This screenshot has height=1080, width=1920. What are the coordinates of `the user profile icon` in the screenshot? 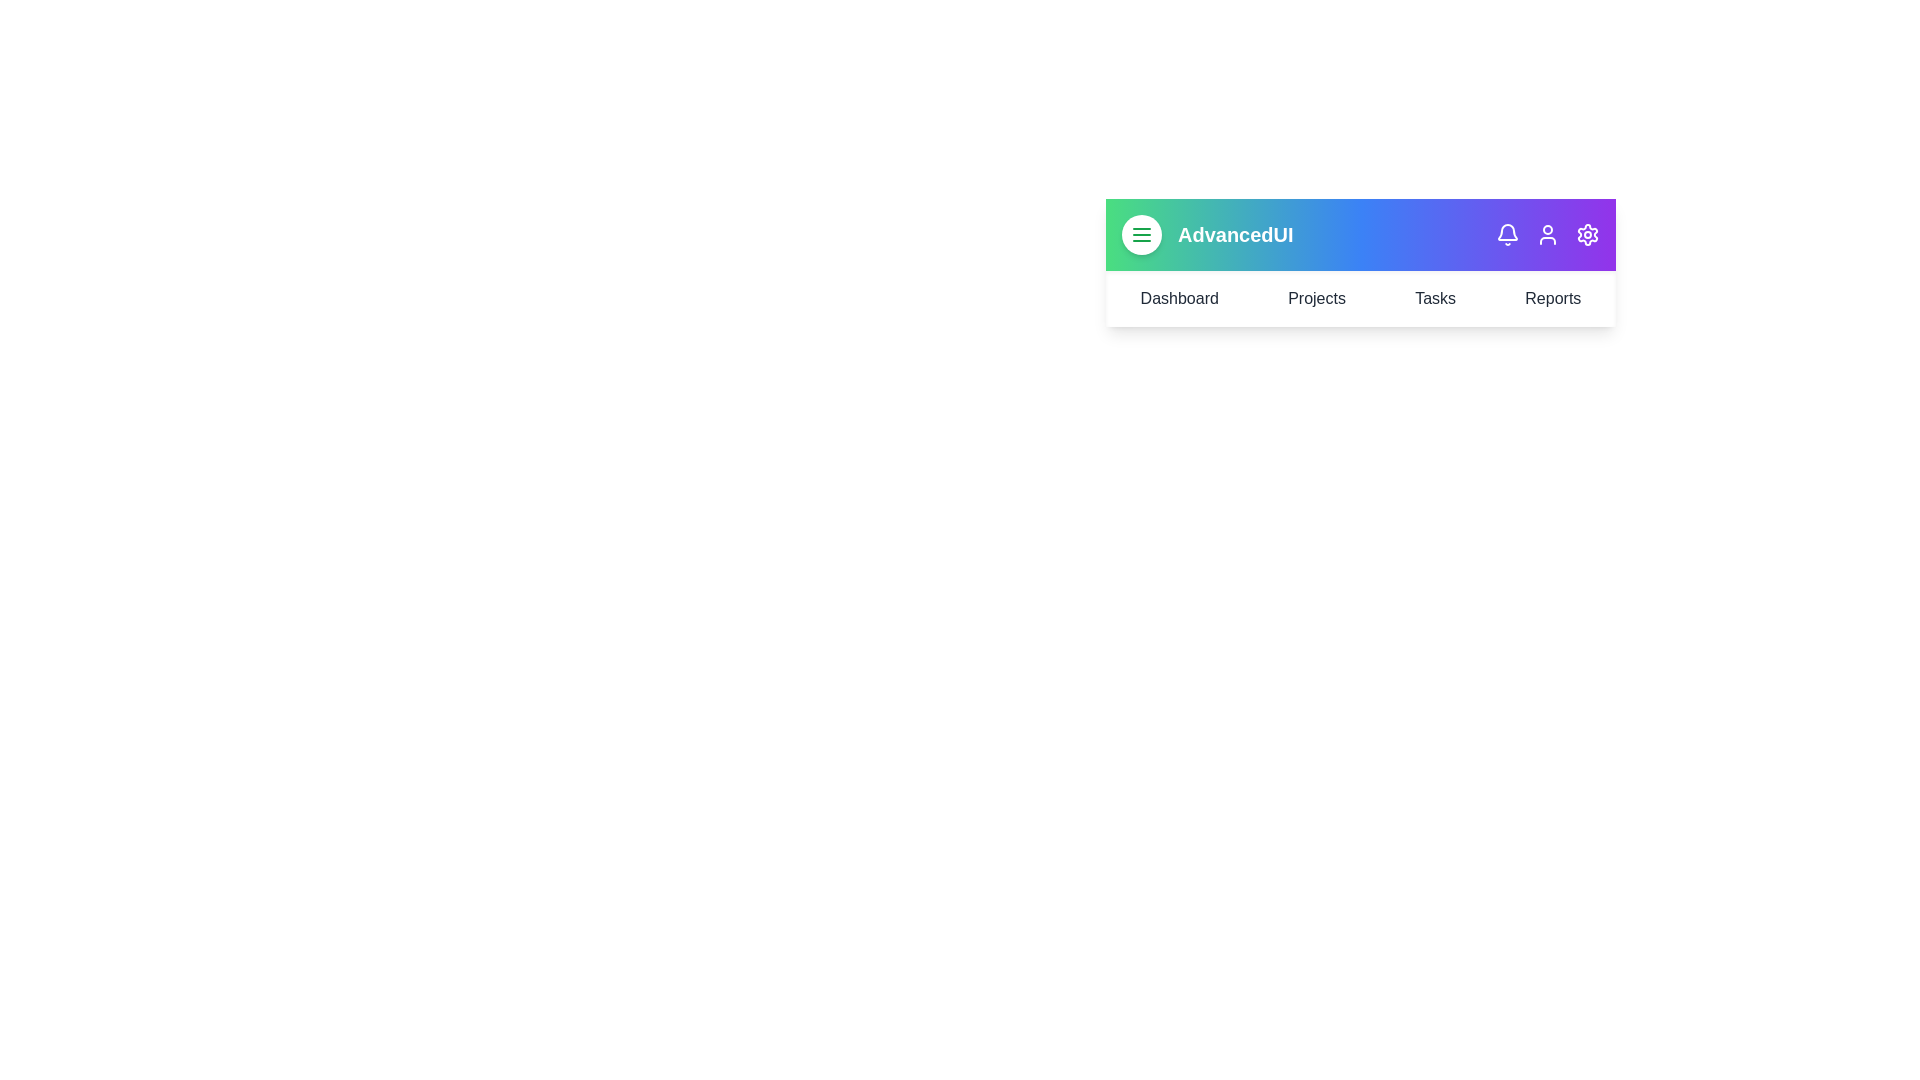 It's located at (1547, 234).